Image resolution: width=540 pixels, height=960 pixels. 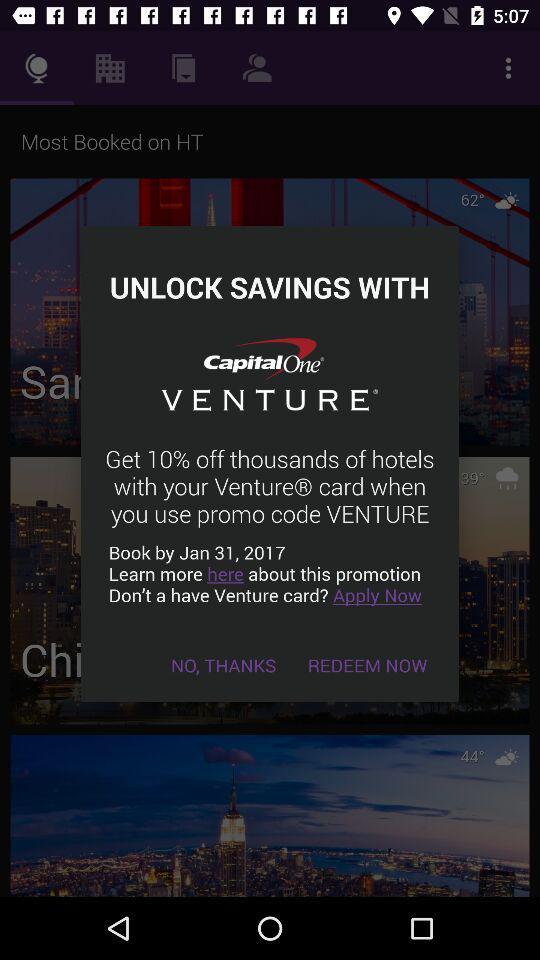 What do you see at coordinates (222, 665) in the screenshot?
I see `the item next to redeem now` at bounding box center [222, 665].